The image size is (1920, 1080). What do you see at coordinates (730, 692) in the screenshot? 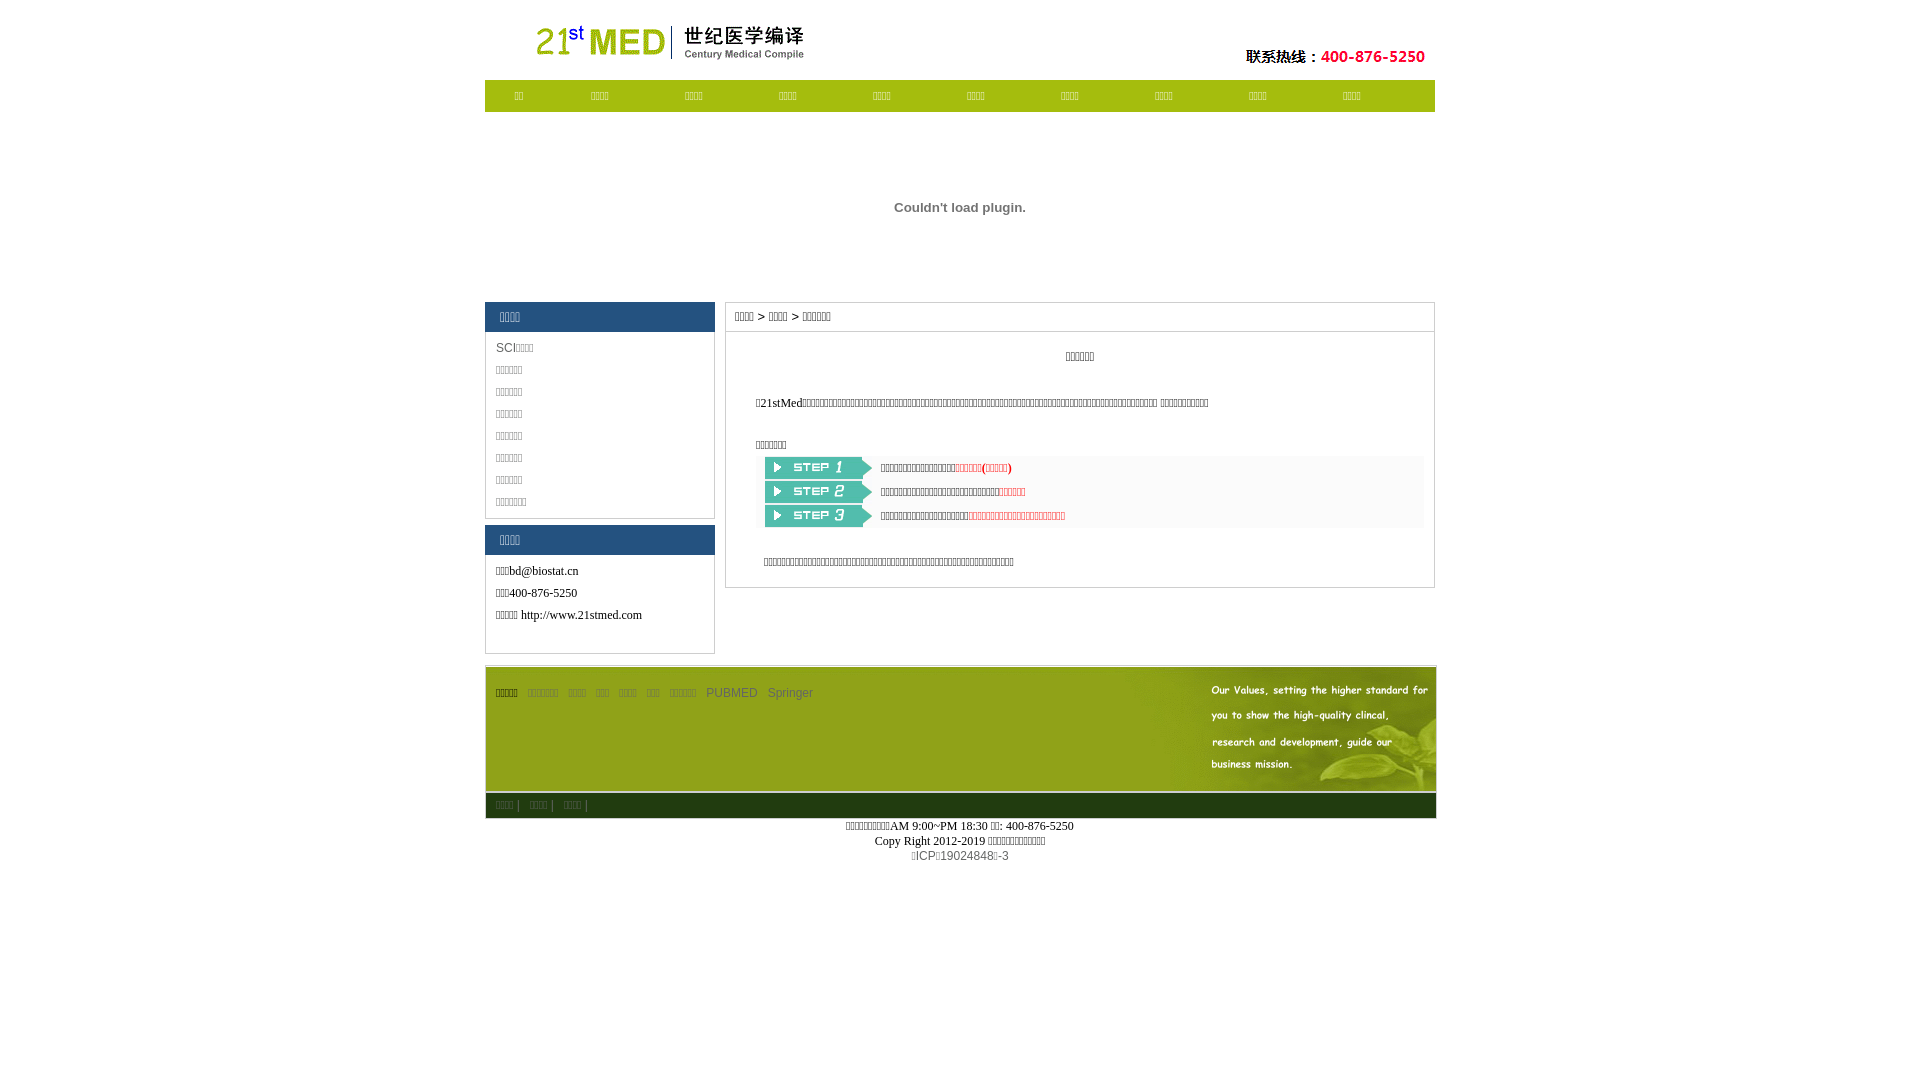
I see `'PUBMED'` at bounding box center [730, 692].